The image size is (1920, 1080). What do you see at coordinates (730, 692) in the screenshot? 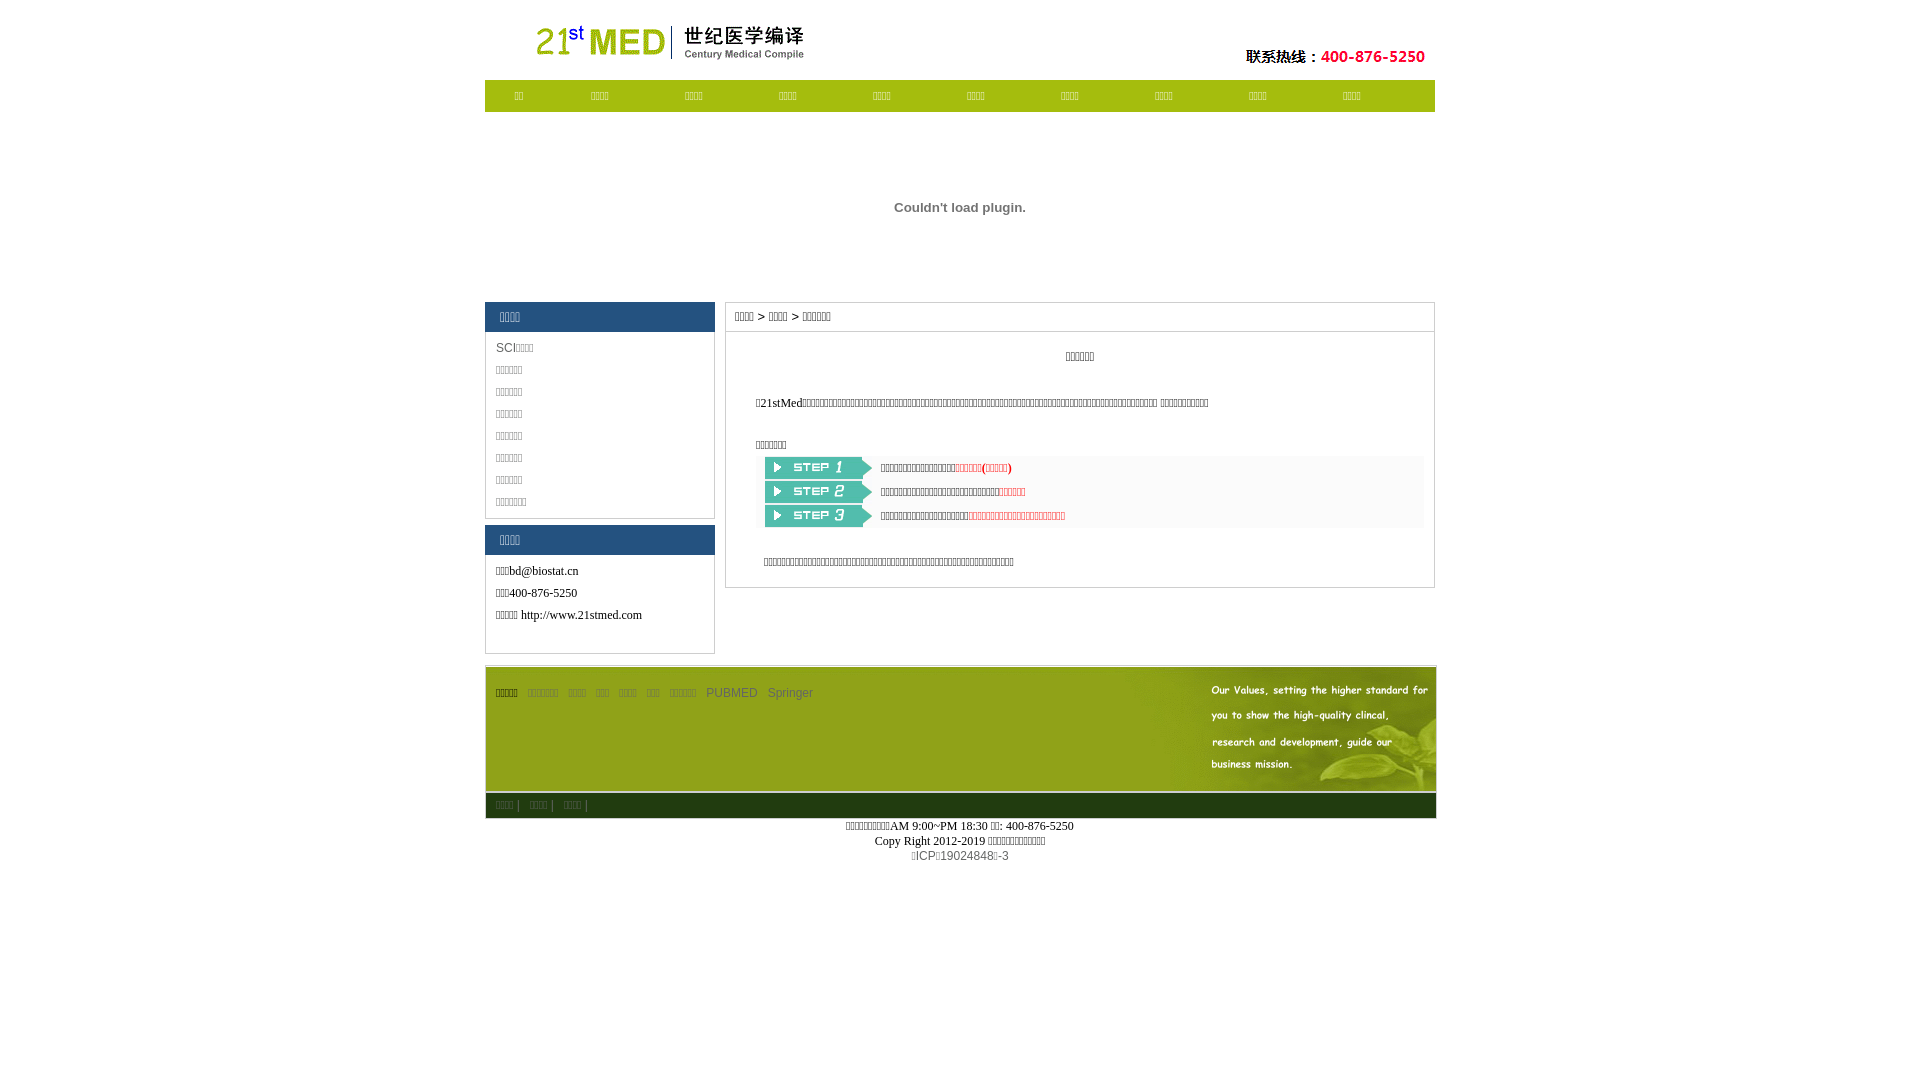
I see `'PUBMED'` at bounding box center [730, 692].